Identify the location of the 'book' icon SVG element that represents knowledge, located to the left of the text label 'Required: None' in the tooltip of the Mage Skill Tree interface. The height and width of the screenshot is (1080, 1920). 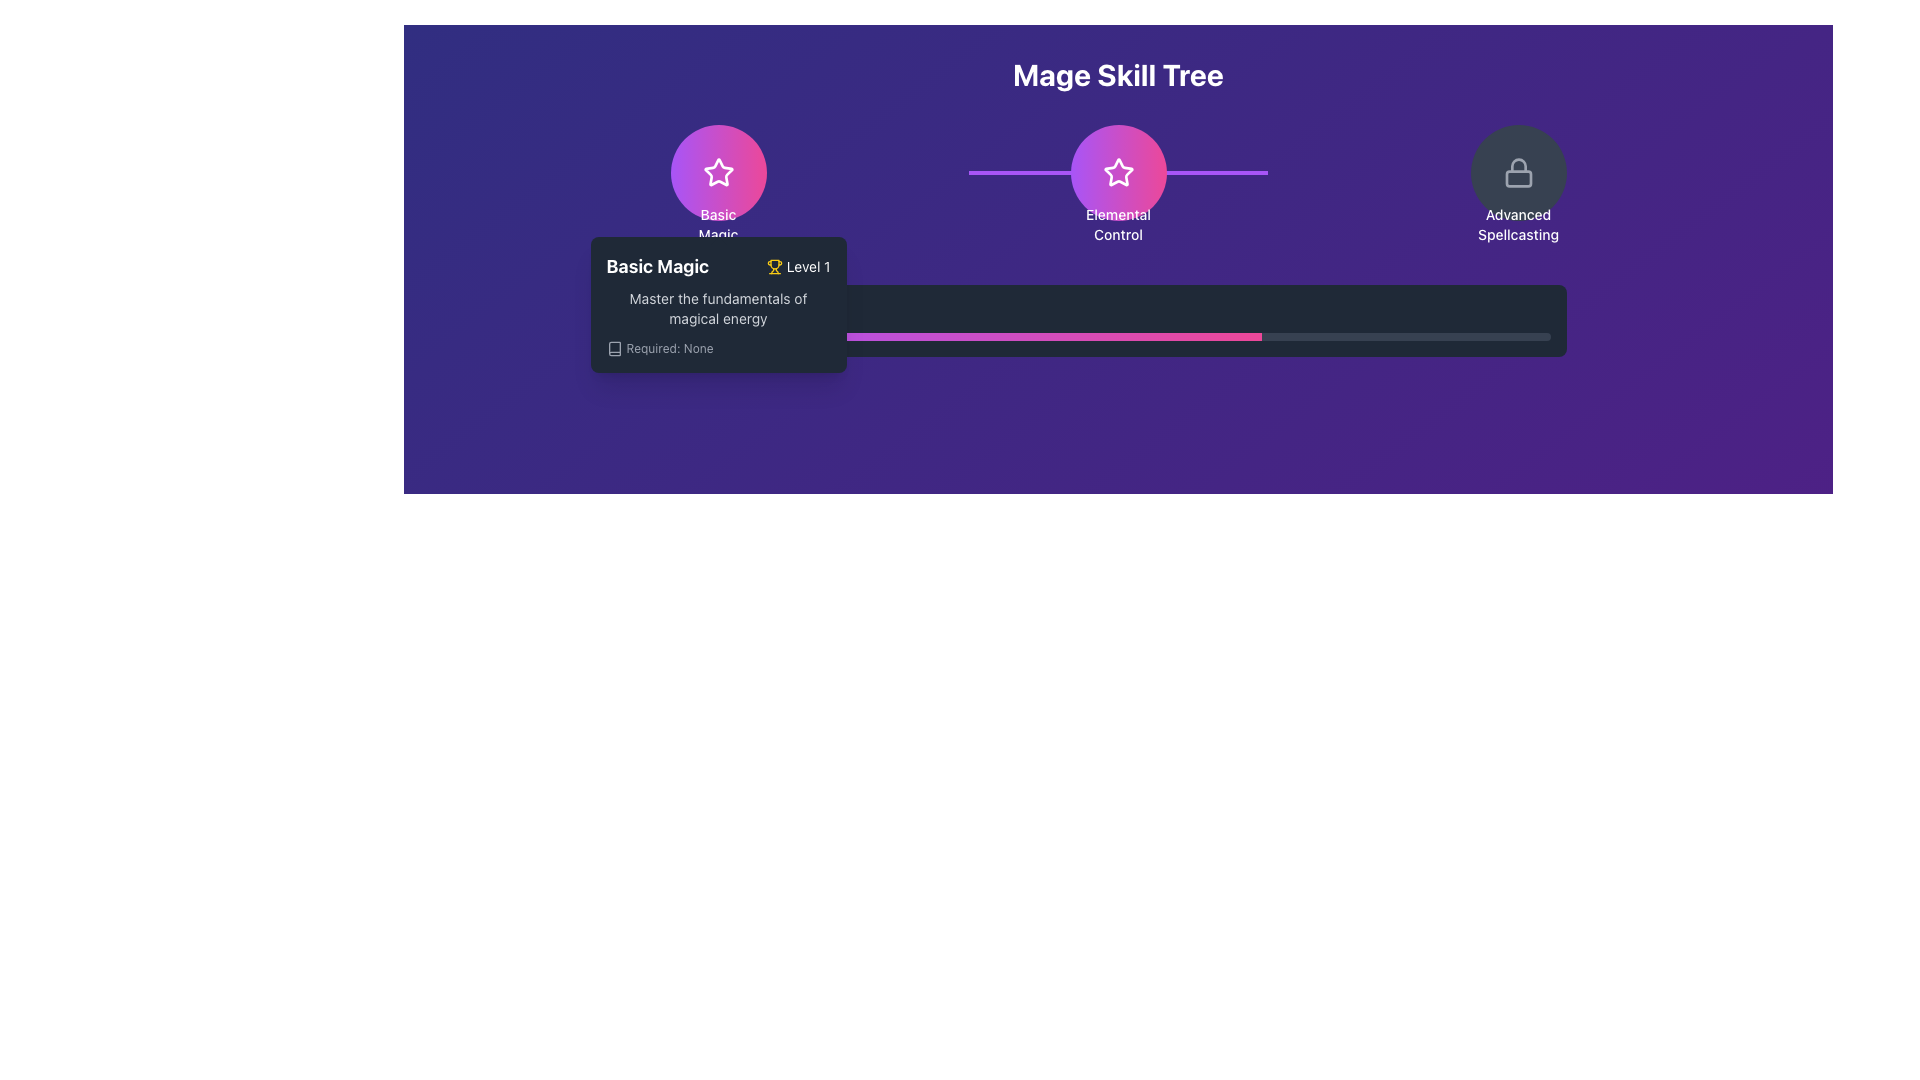
(613, 347).